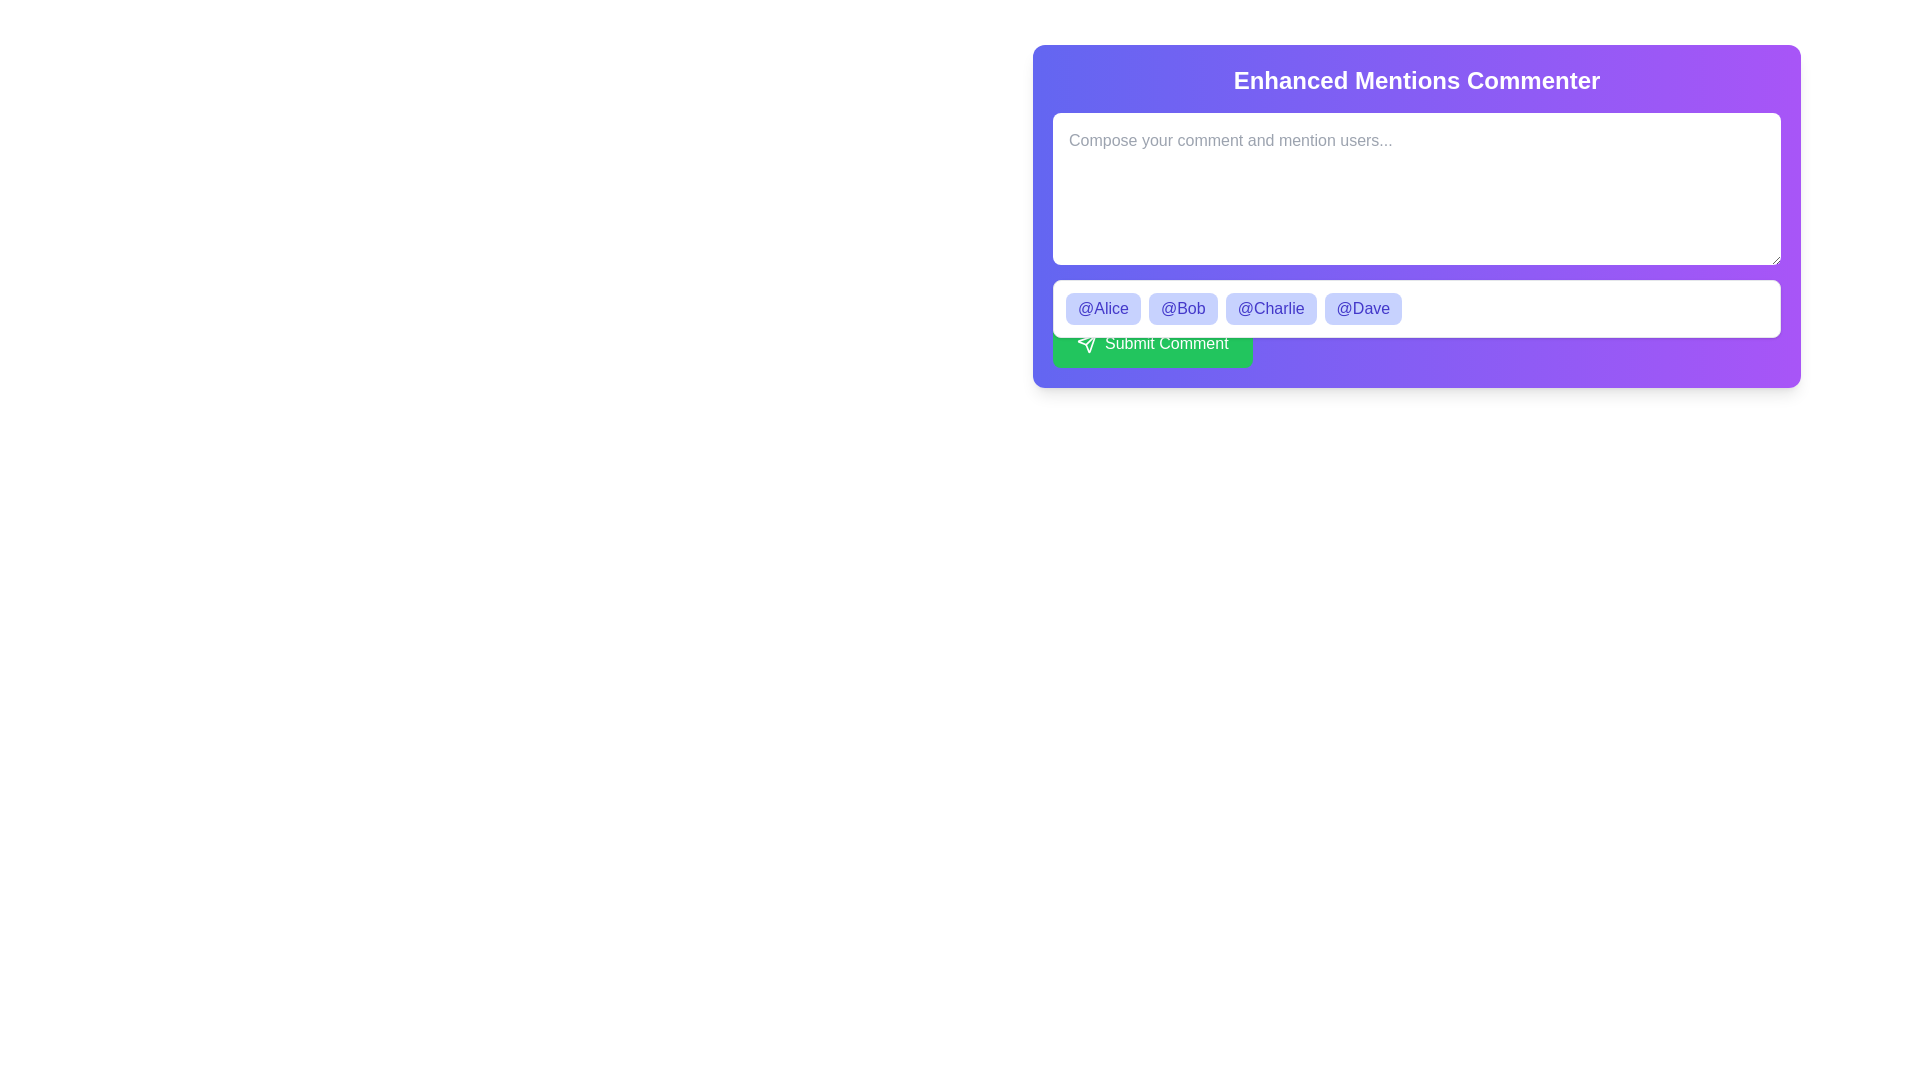 This screenshot has height=1080, width=1920. What do you see at coordinates (1270, 308) in the screenshot?
I see `the third interactive button for tagging or mentioning the user named '@Charlie' located below the 'Enhanced Mentions Commenter' input field` at bounding box center [1270, 308].